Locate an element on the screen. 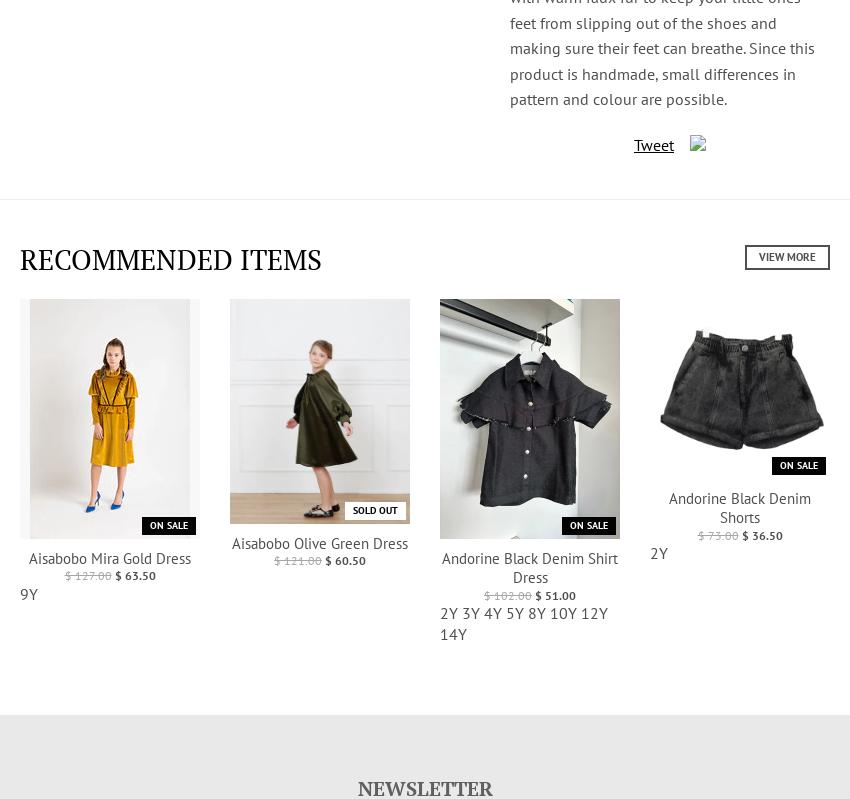 The height and width of the screenshot is (799, 850). '$ 121.00' is located at coordinates (298, 560).